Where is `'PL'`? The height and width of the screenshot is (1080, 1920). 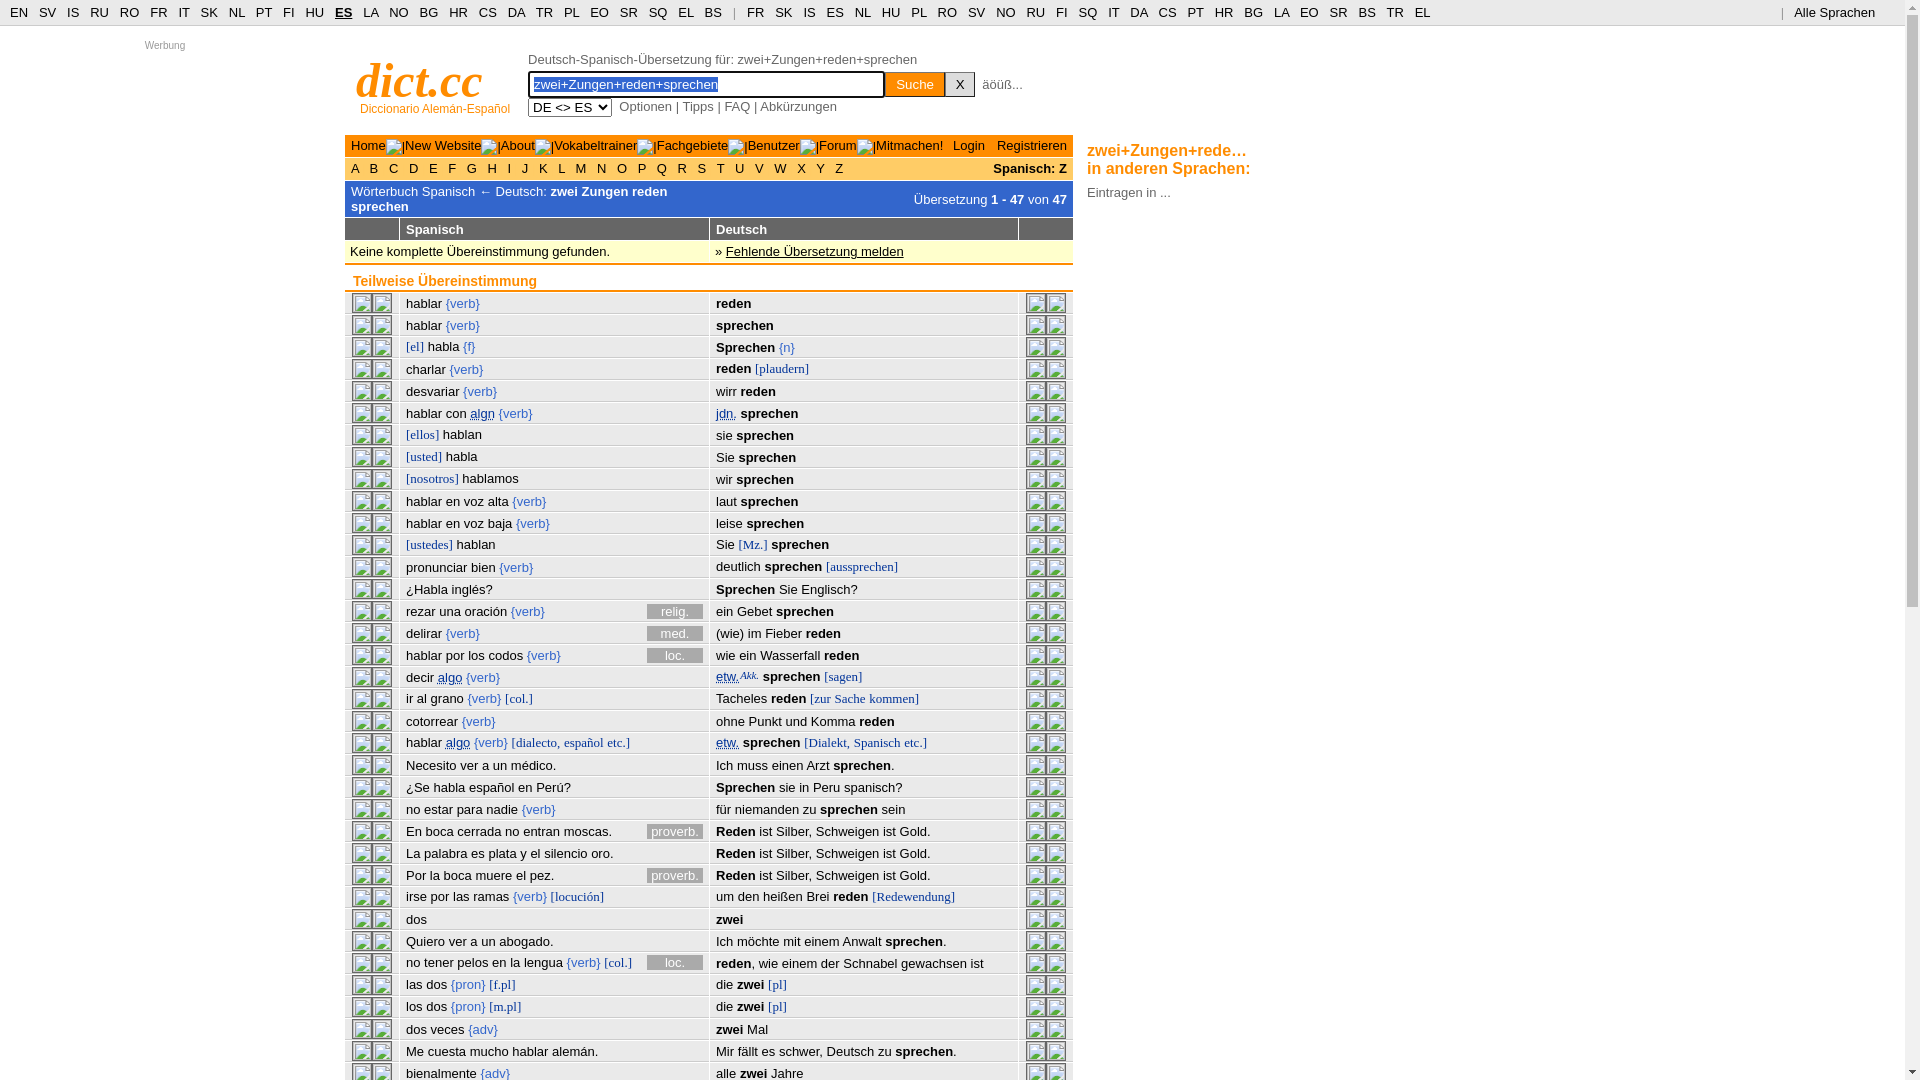 'PL' is located at coordinates (570, 12).